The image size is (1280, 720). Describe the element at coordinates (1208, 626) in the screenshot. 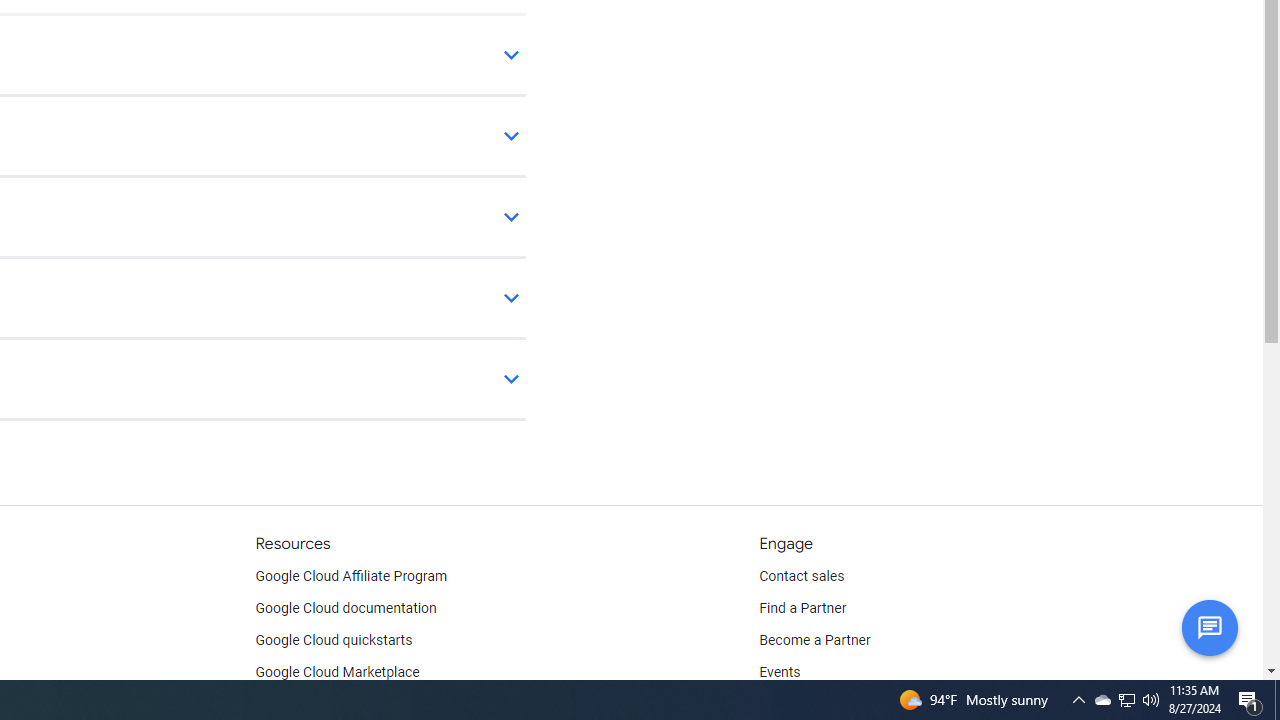

I see `'Button to activate chat'` at that location.